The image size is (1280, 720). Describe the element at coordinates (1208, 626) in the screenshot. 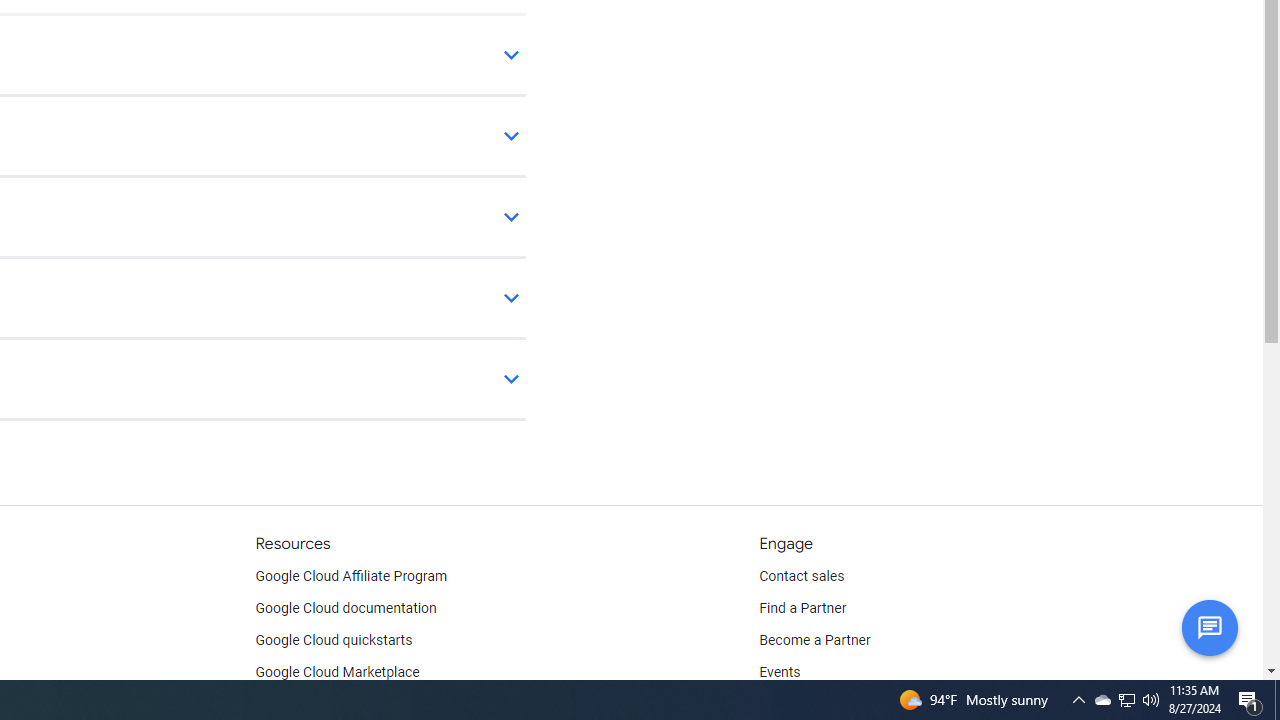

I see `'Button to activate chat'` at that location.